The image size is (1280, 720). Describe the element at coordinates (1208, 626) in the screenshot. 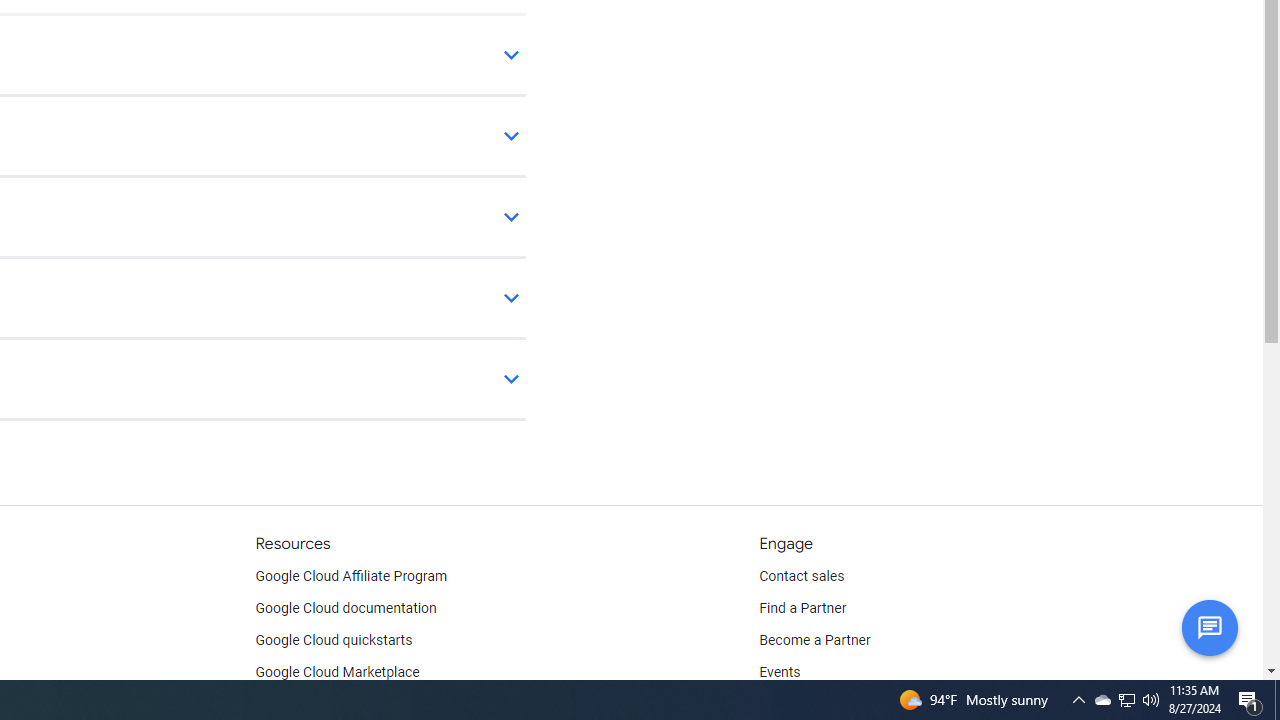

I see `'Button to activate chat'` at that location.